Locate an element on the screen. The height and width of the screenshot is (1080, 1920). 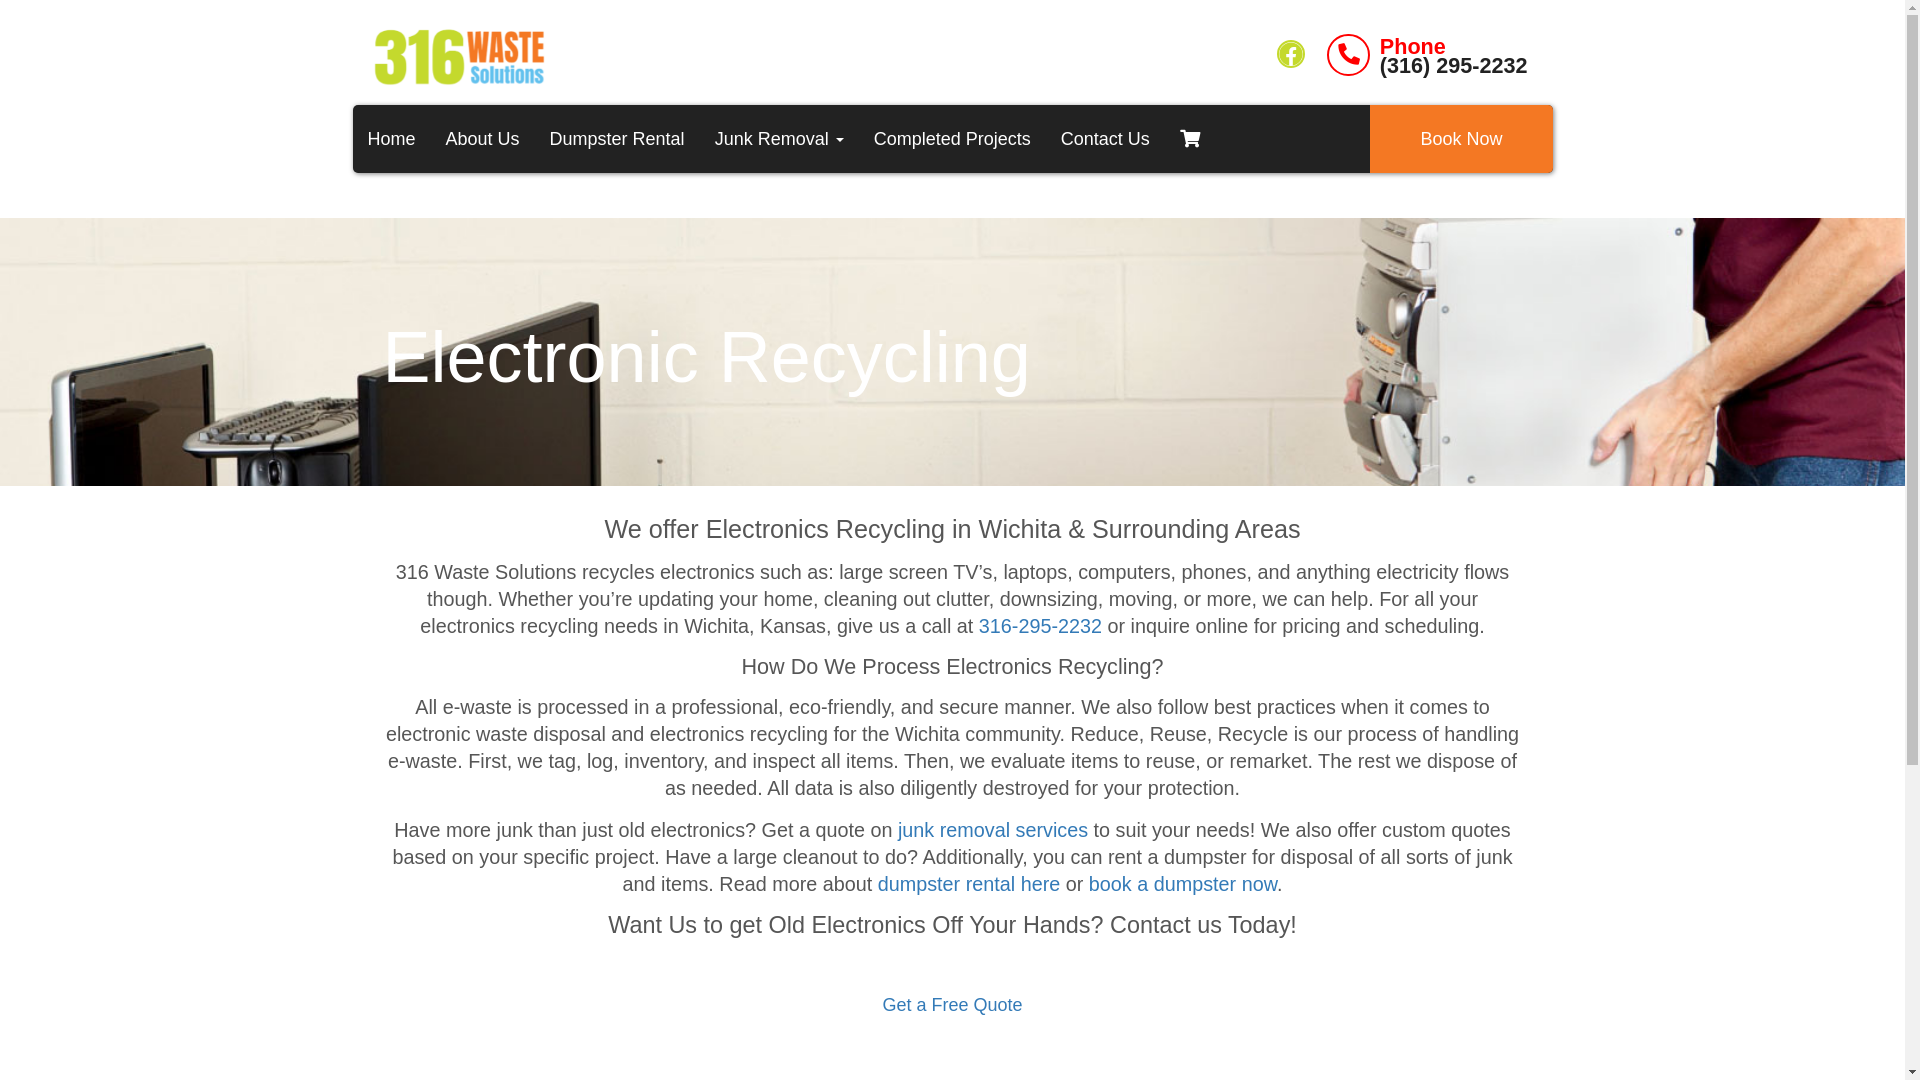
'dumpster rental here' is located at coordinates (969, 882).